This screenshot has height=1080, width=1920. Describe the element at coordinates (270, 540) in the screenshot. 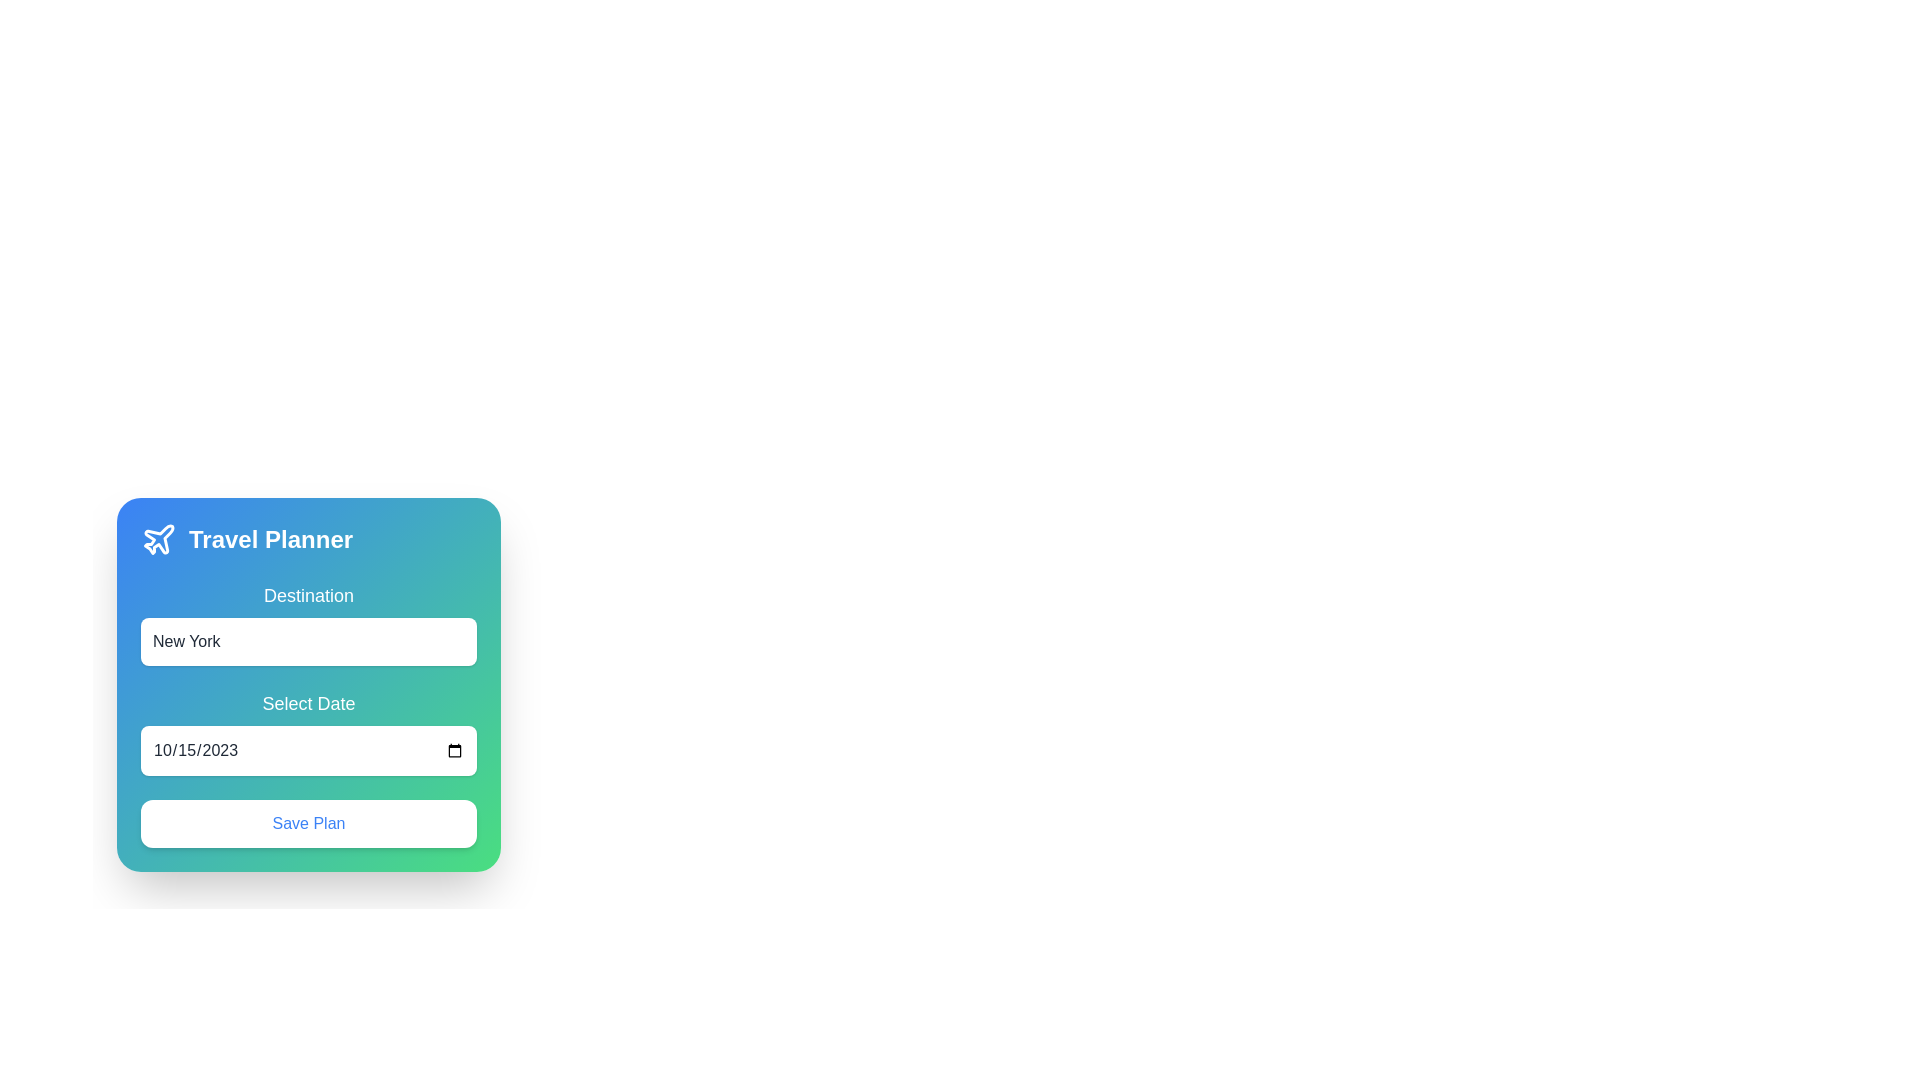

I see `the 'Travel Planner' text label, which is styled in bold and large white font against a gradient blue and green background, located on the top-left side of the card-like interface` at that location.